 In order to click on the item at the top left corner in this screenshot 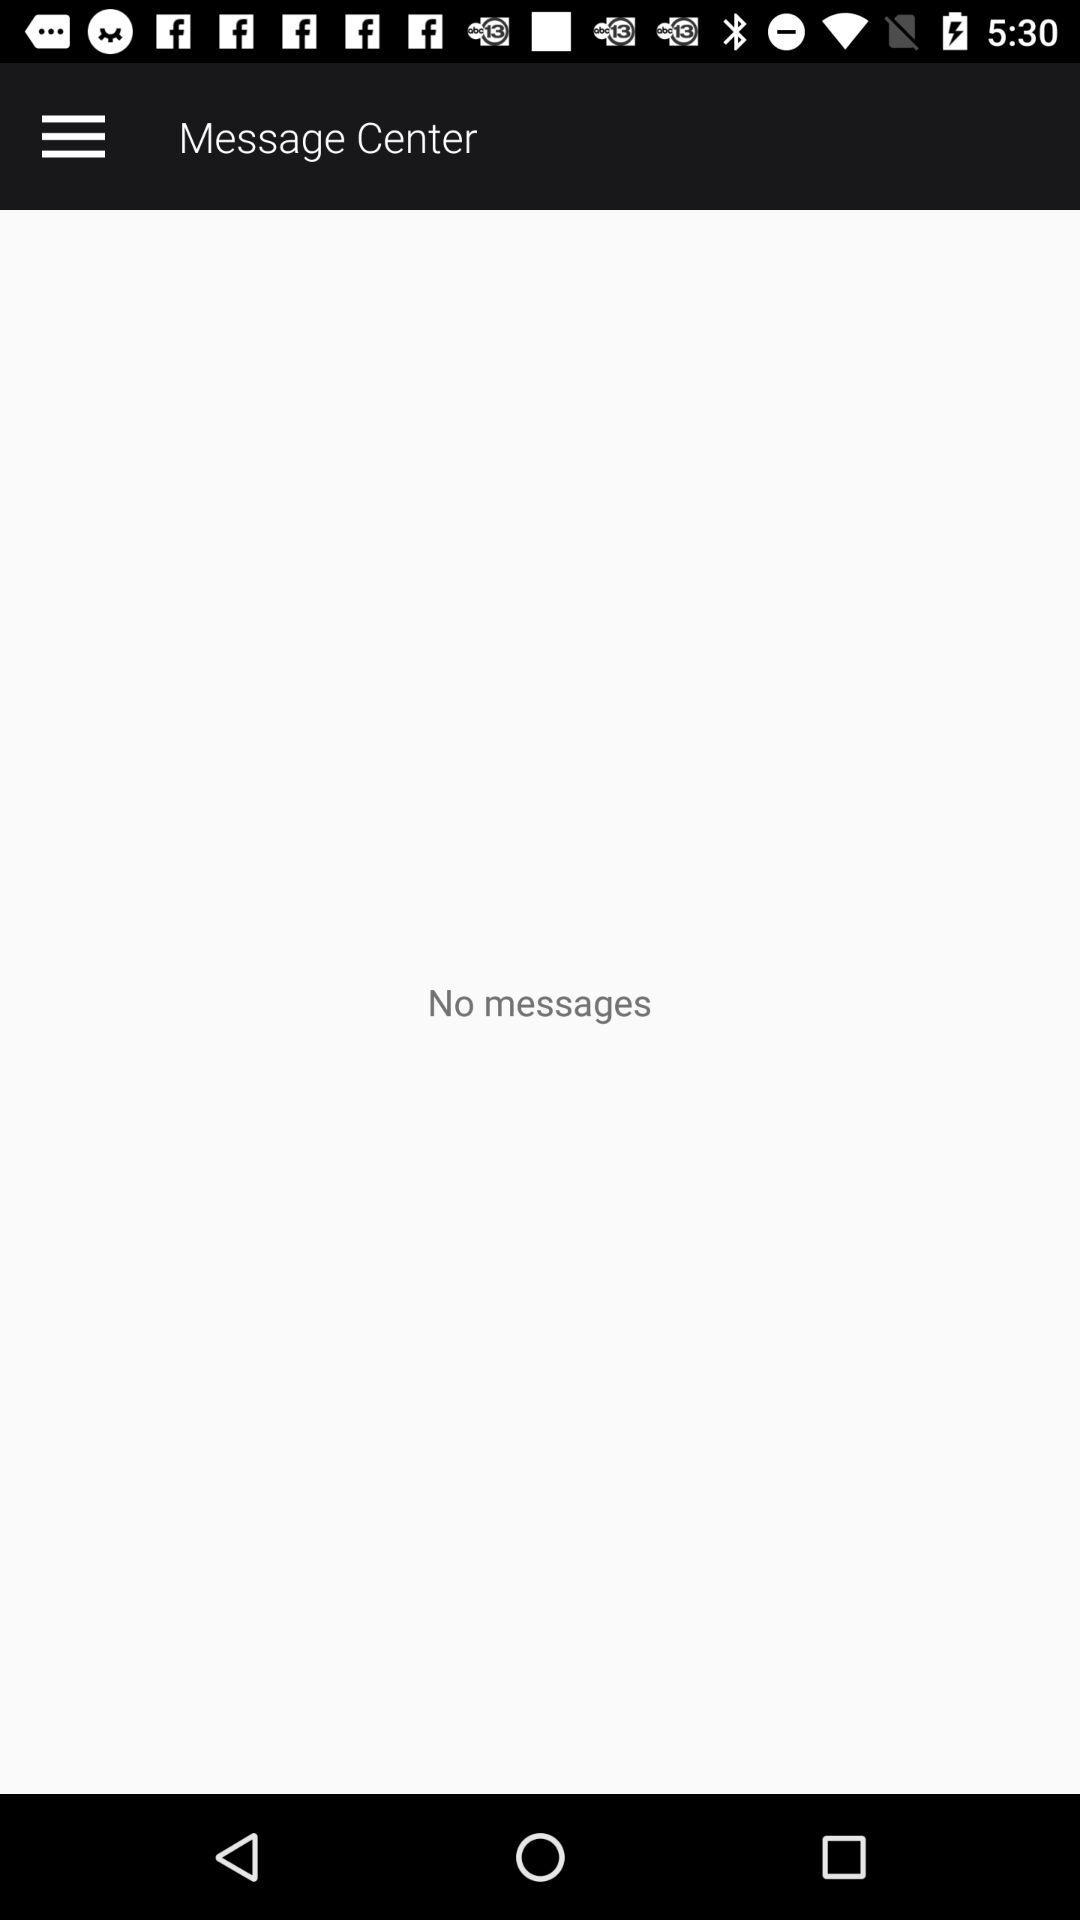, I will do `click(72, 135)`.